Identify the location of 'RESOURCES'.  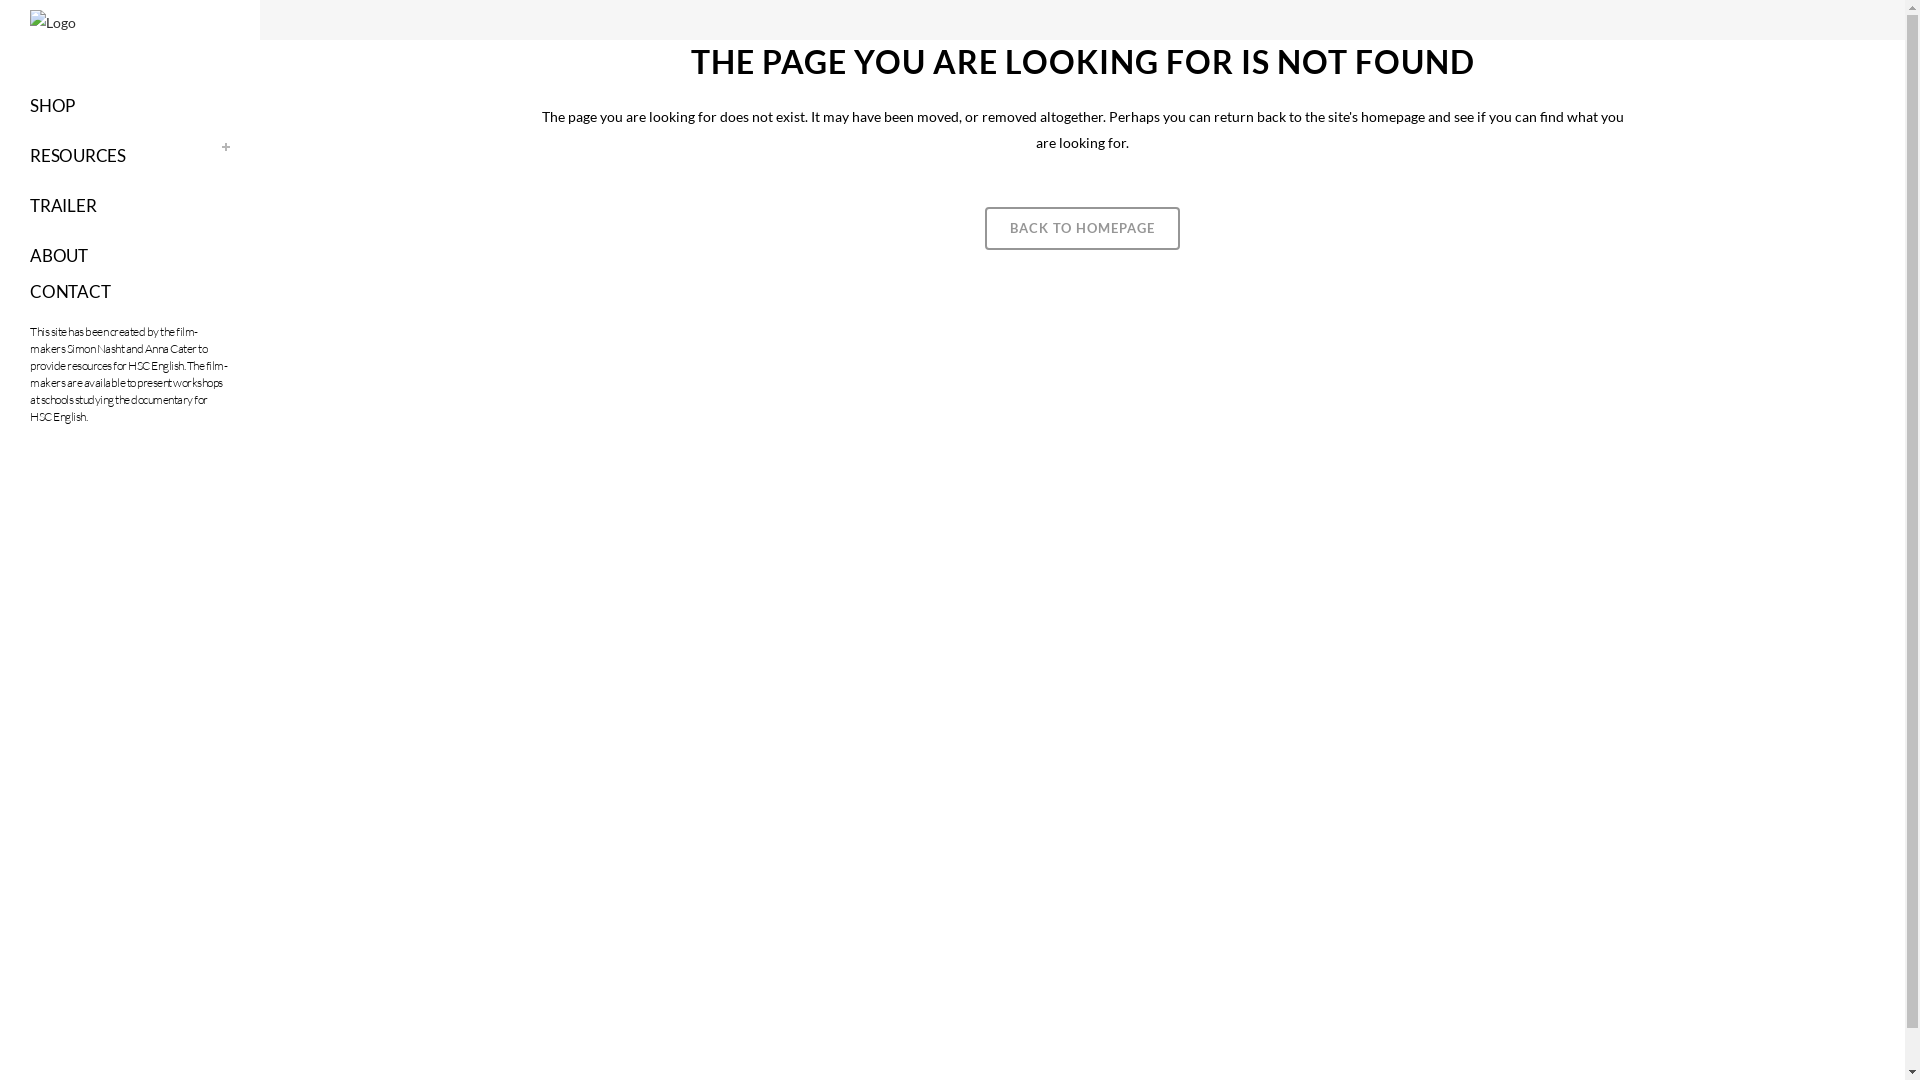
(128, 154).